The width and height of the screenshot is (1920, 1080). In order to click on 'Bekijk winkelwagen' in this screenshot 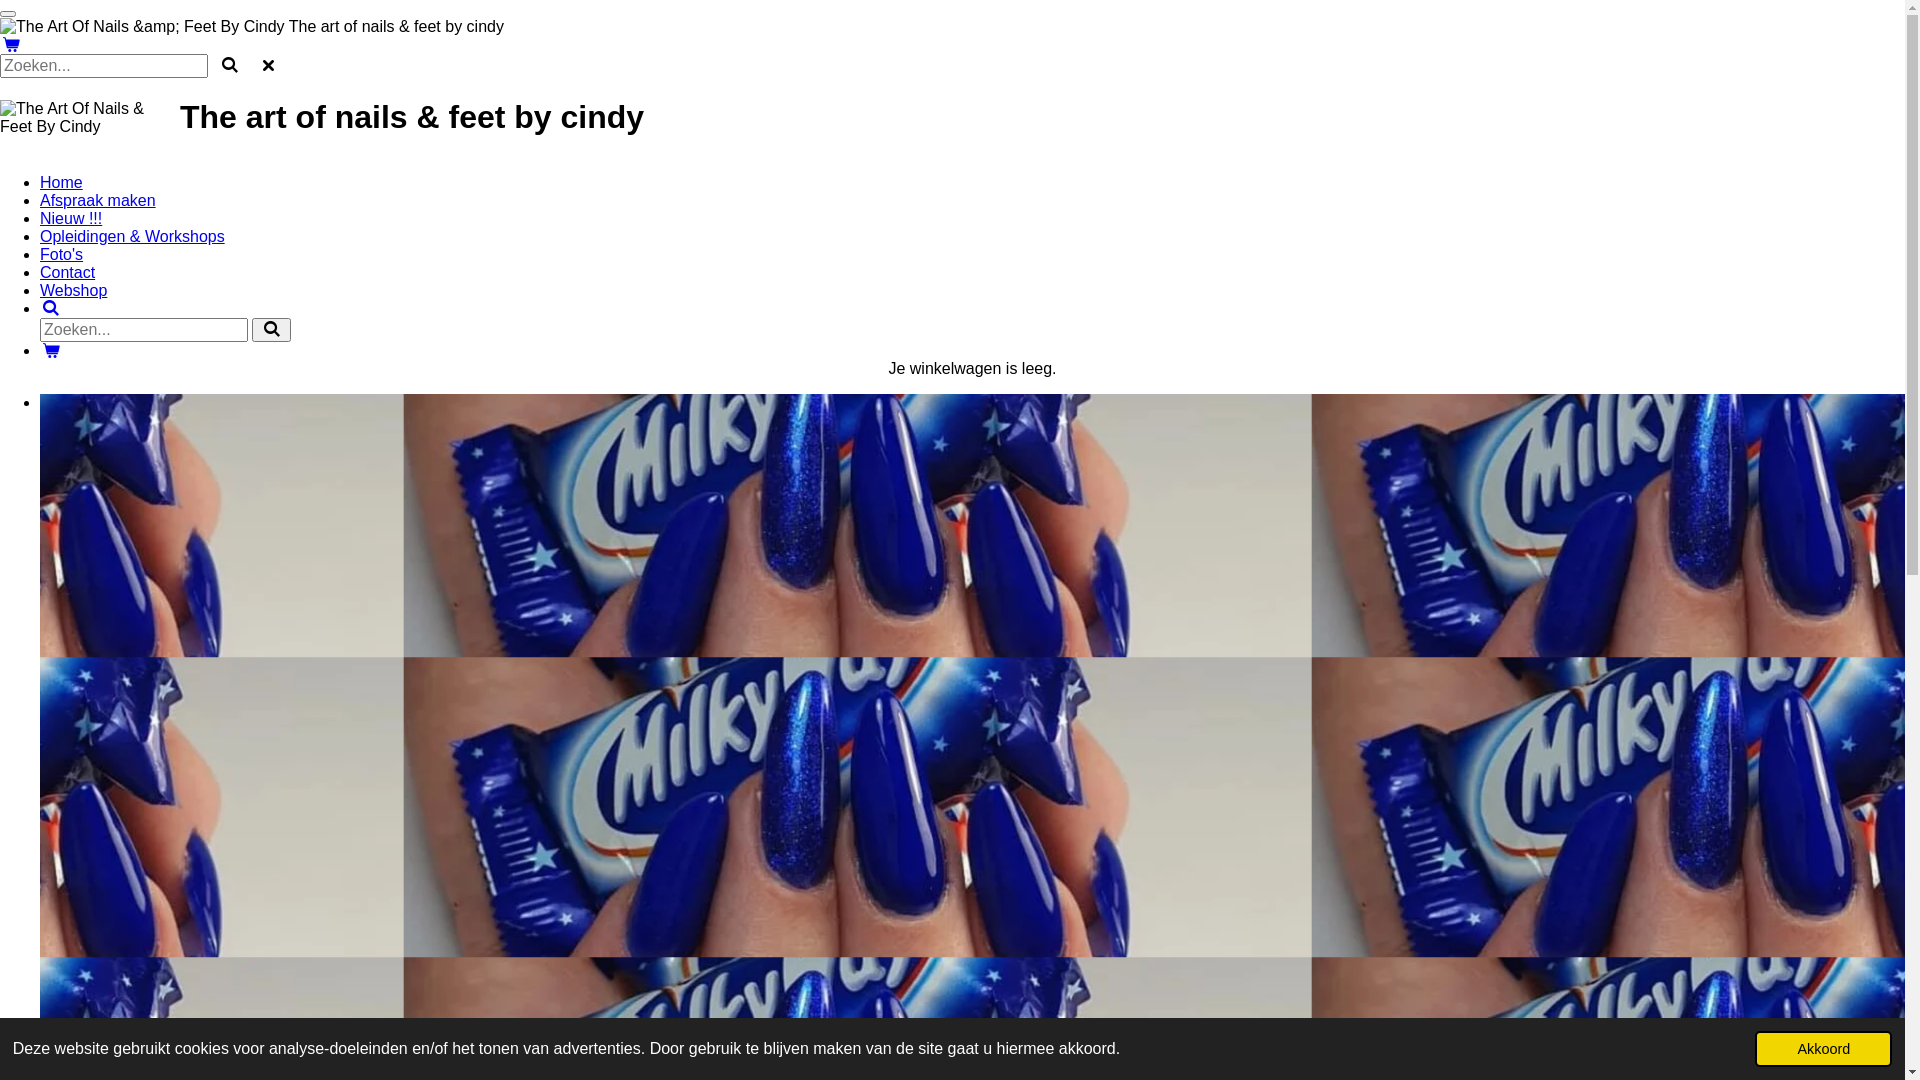, I will do `click(51, 349)`.